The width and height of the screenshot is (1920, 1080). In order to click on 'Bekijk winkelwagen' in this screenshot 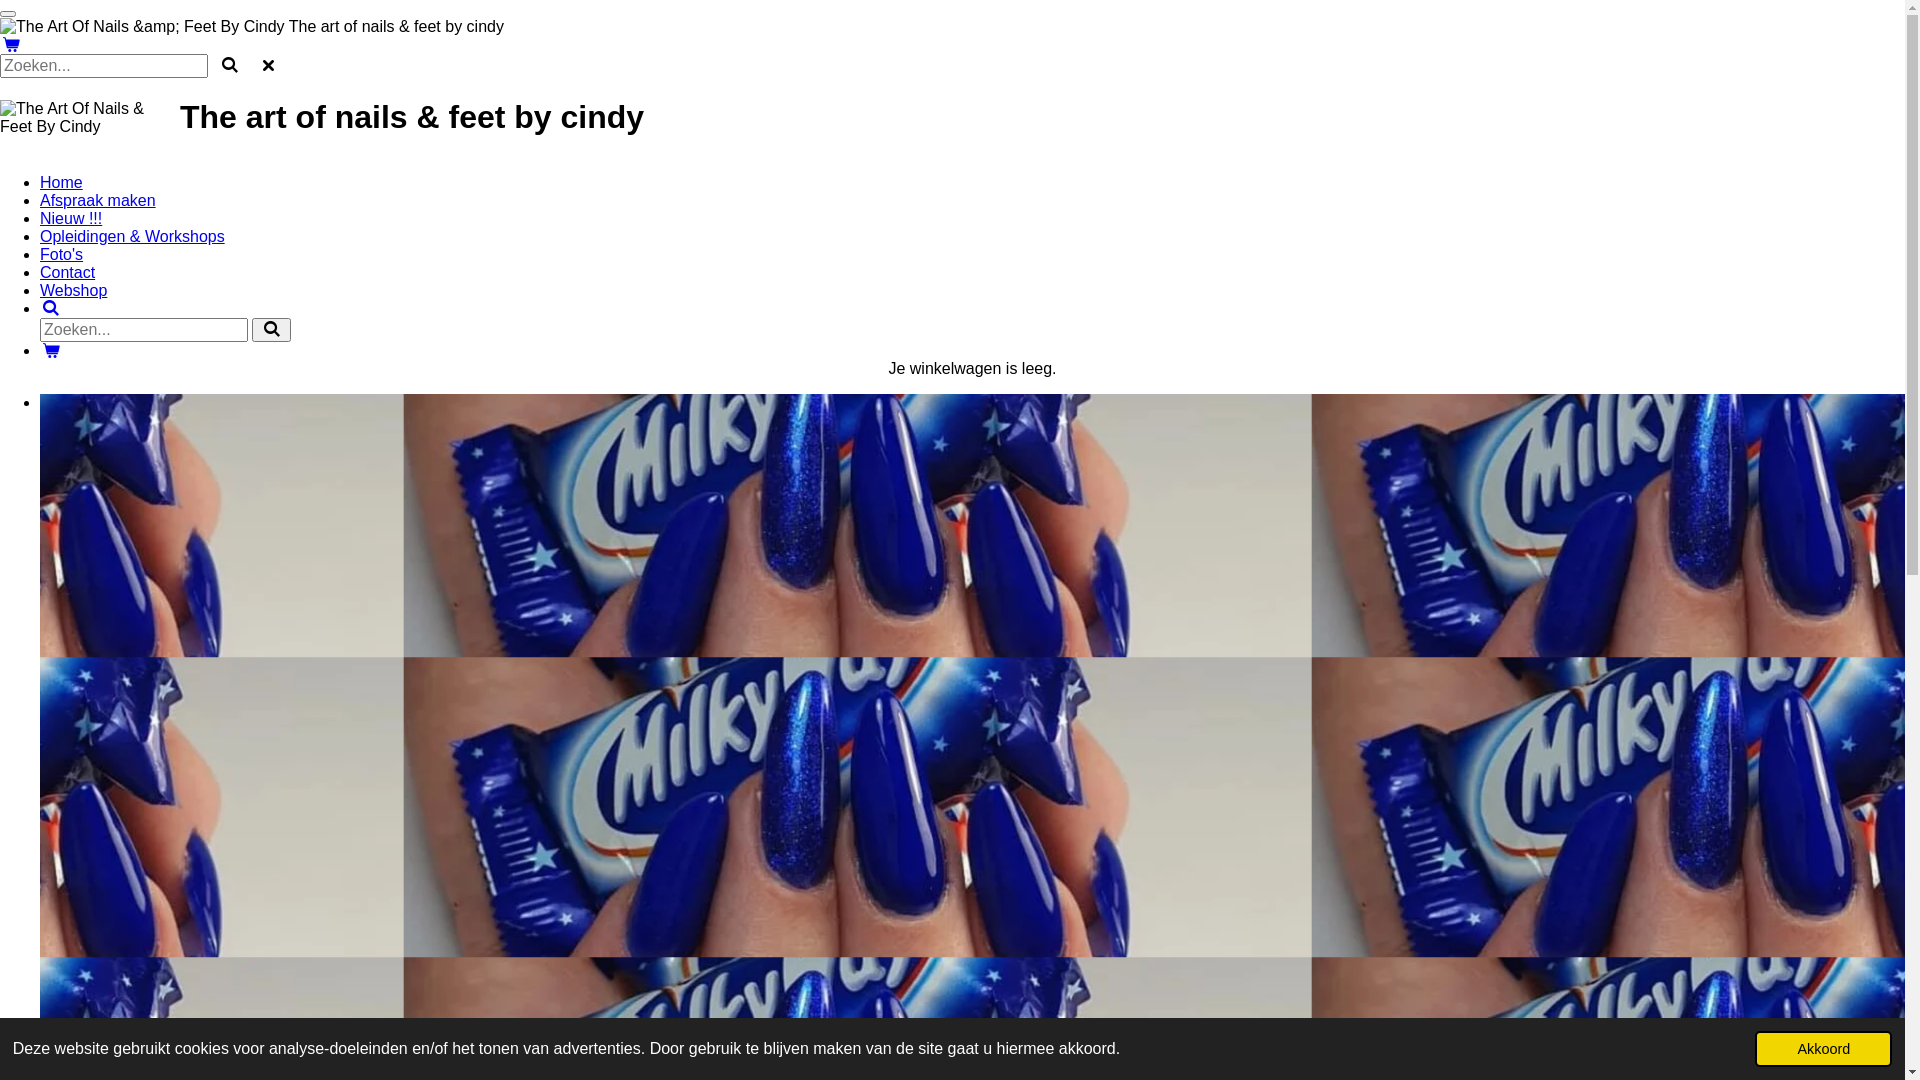, I will do `click(51, 349)`.